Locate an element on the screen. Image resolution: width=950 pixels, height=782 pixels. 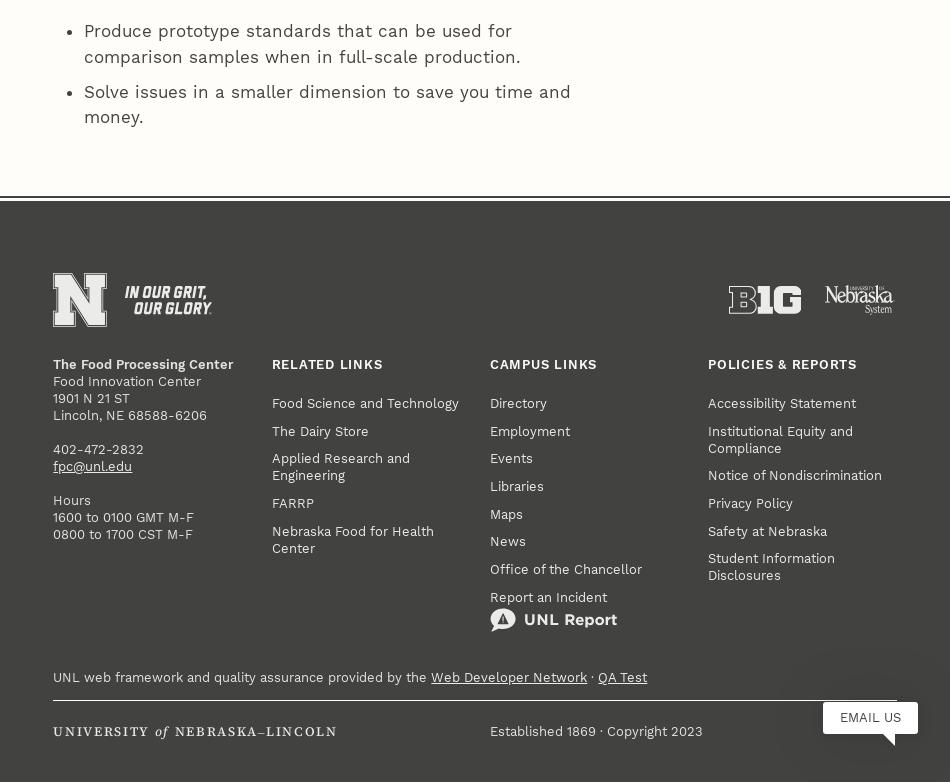
'UNL web framework and quality assurance provided by the' is located at coordinates (240, 361).